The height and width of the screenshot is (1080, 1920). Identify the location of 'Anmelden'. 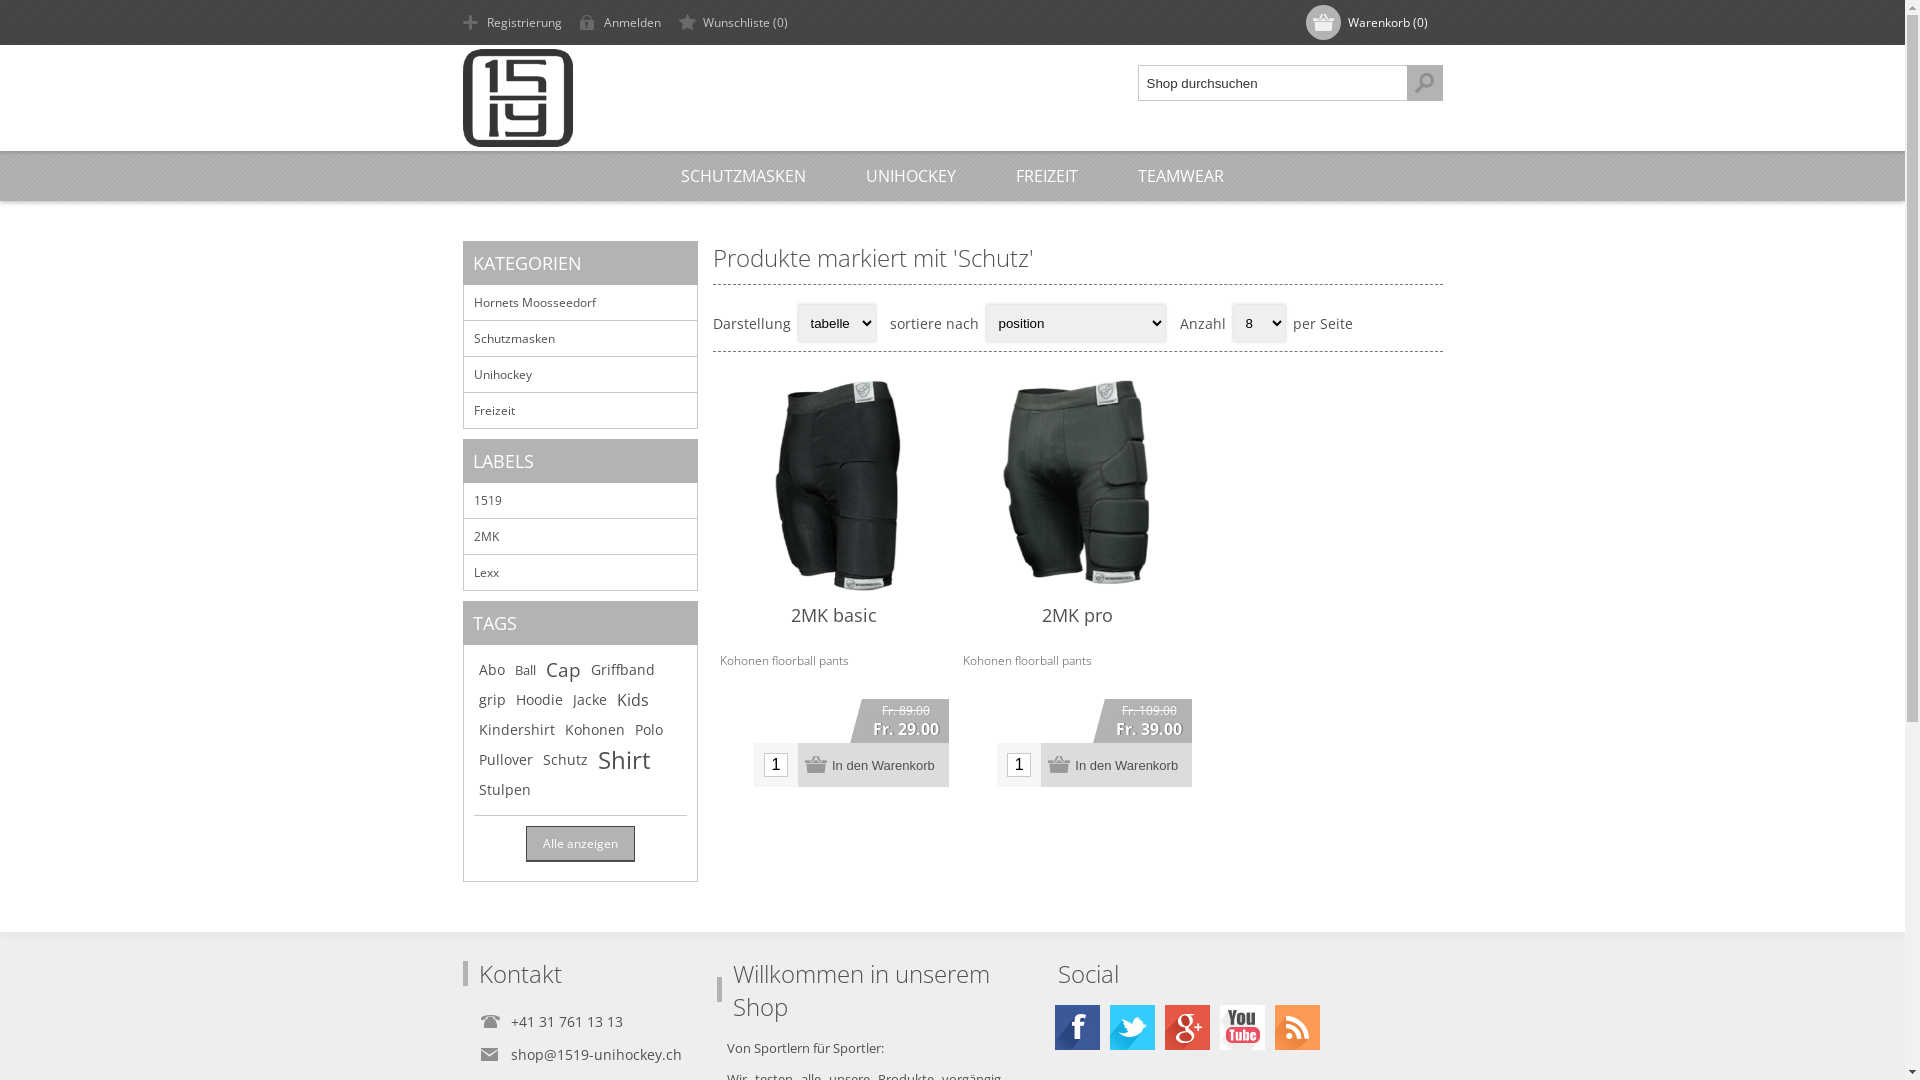
(622, 22).